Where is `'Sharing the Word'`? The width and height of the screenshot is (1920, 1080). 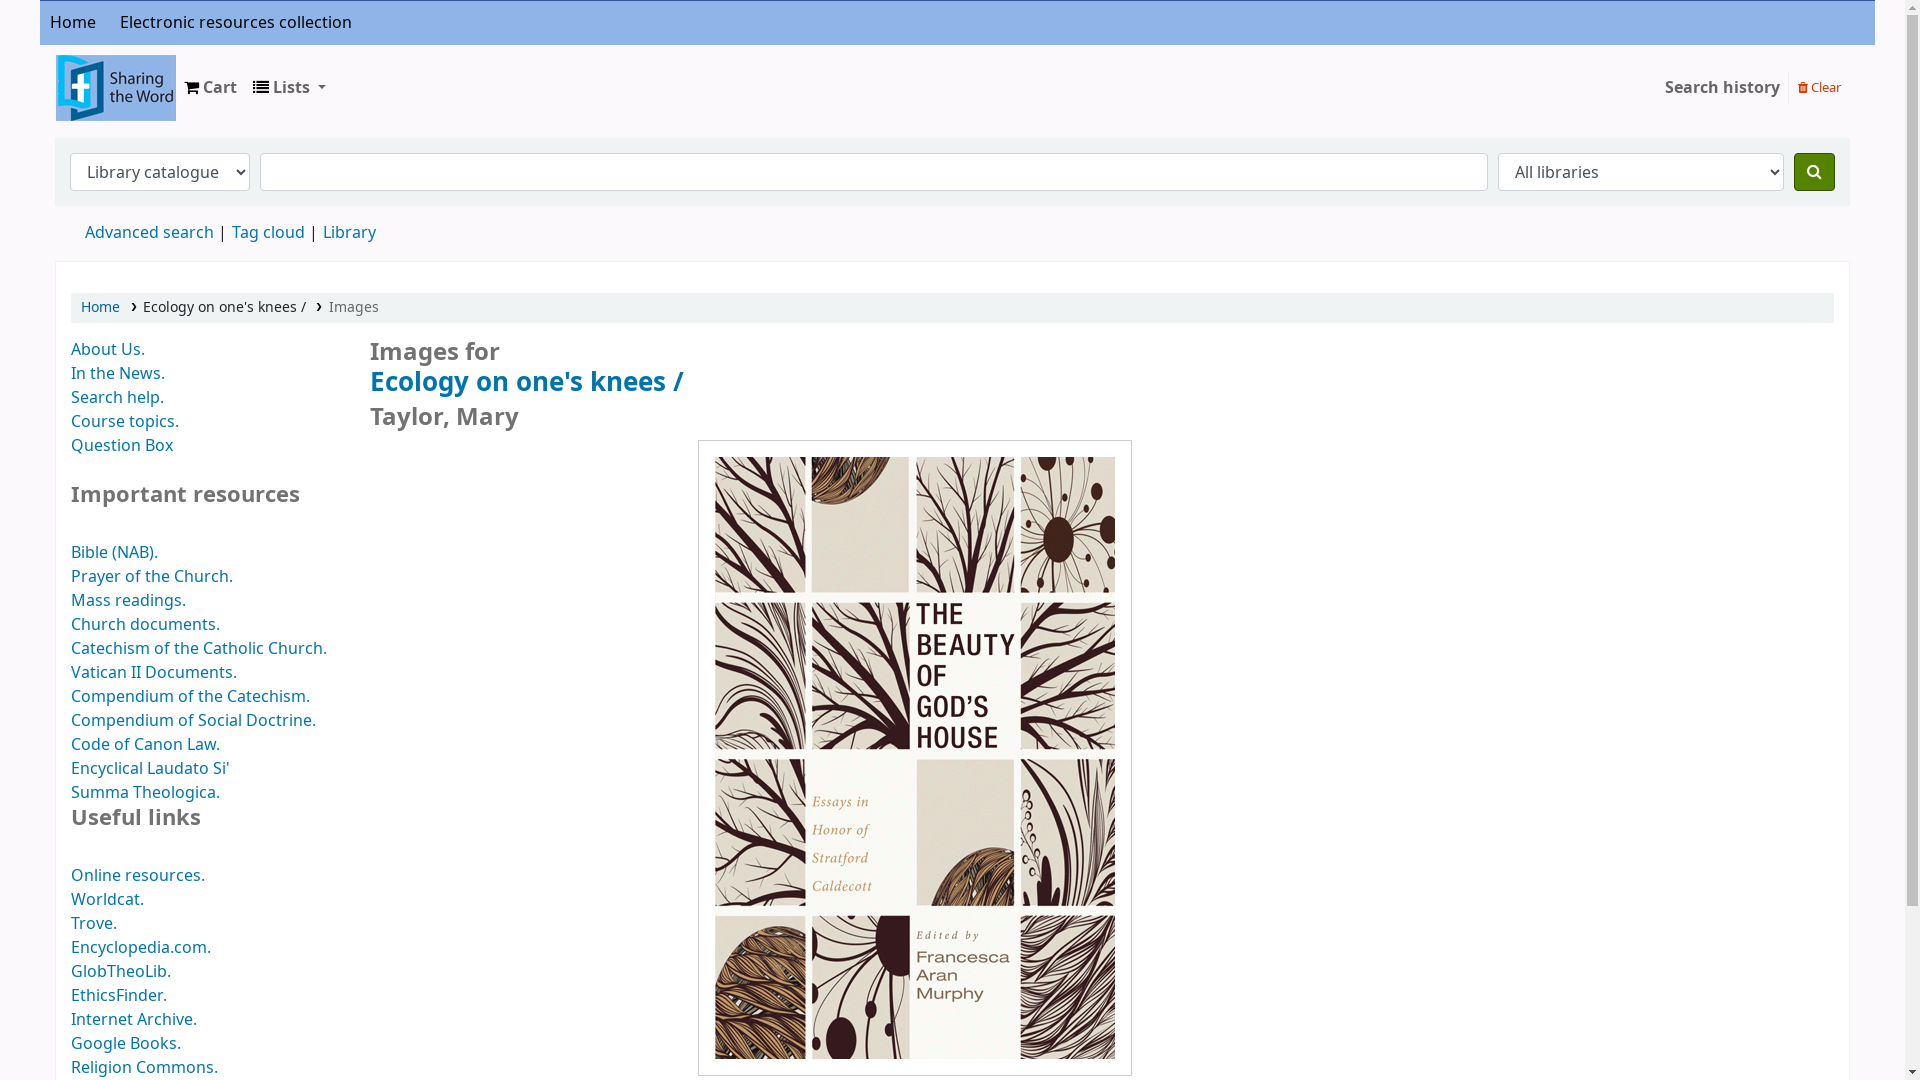 'Sharing the Word' is located at coordinates (56, 72).